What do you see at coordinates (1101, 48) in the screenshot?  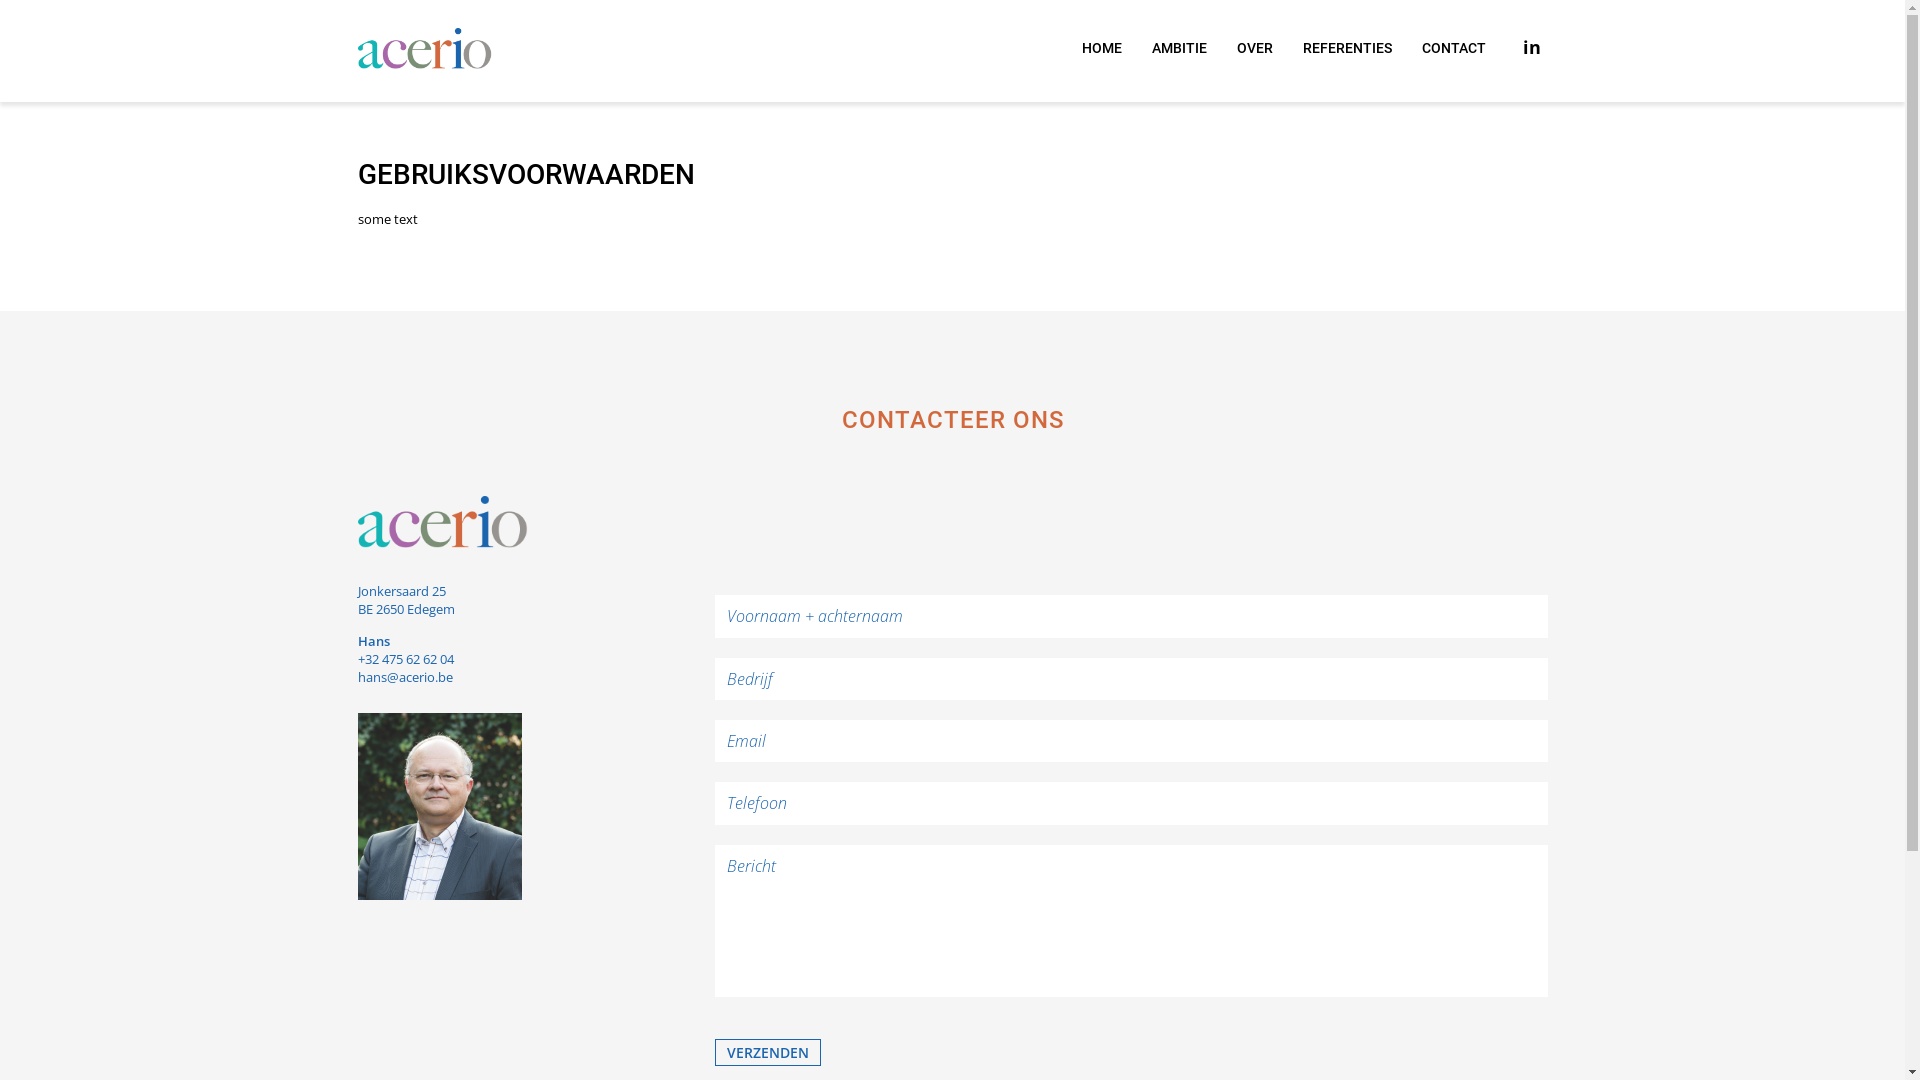 I see `'HOME'` at bounding box center [1101, 48].